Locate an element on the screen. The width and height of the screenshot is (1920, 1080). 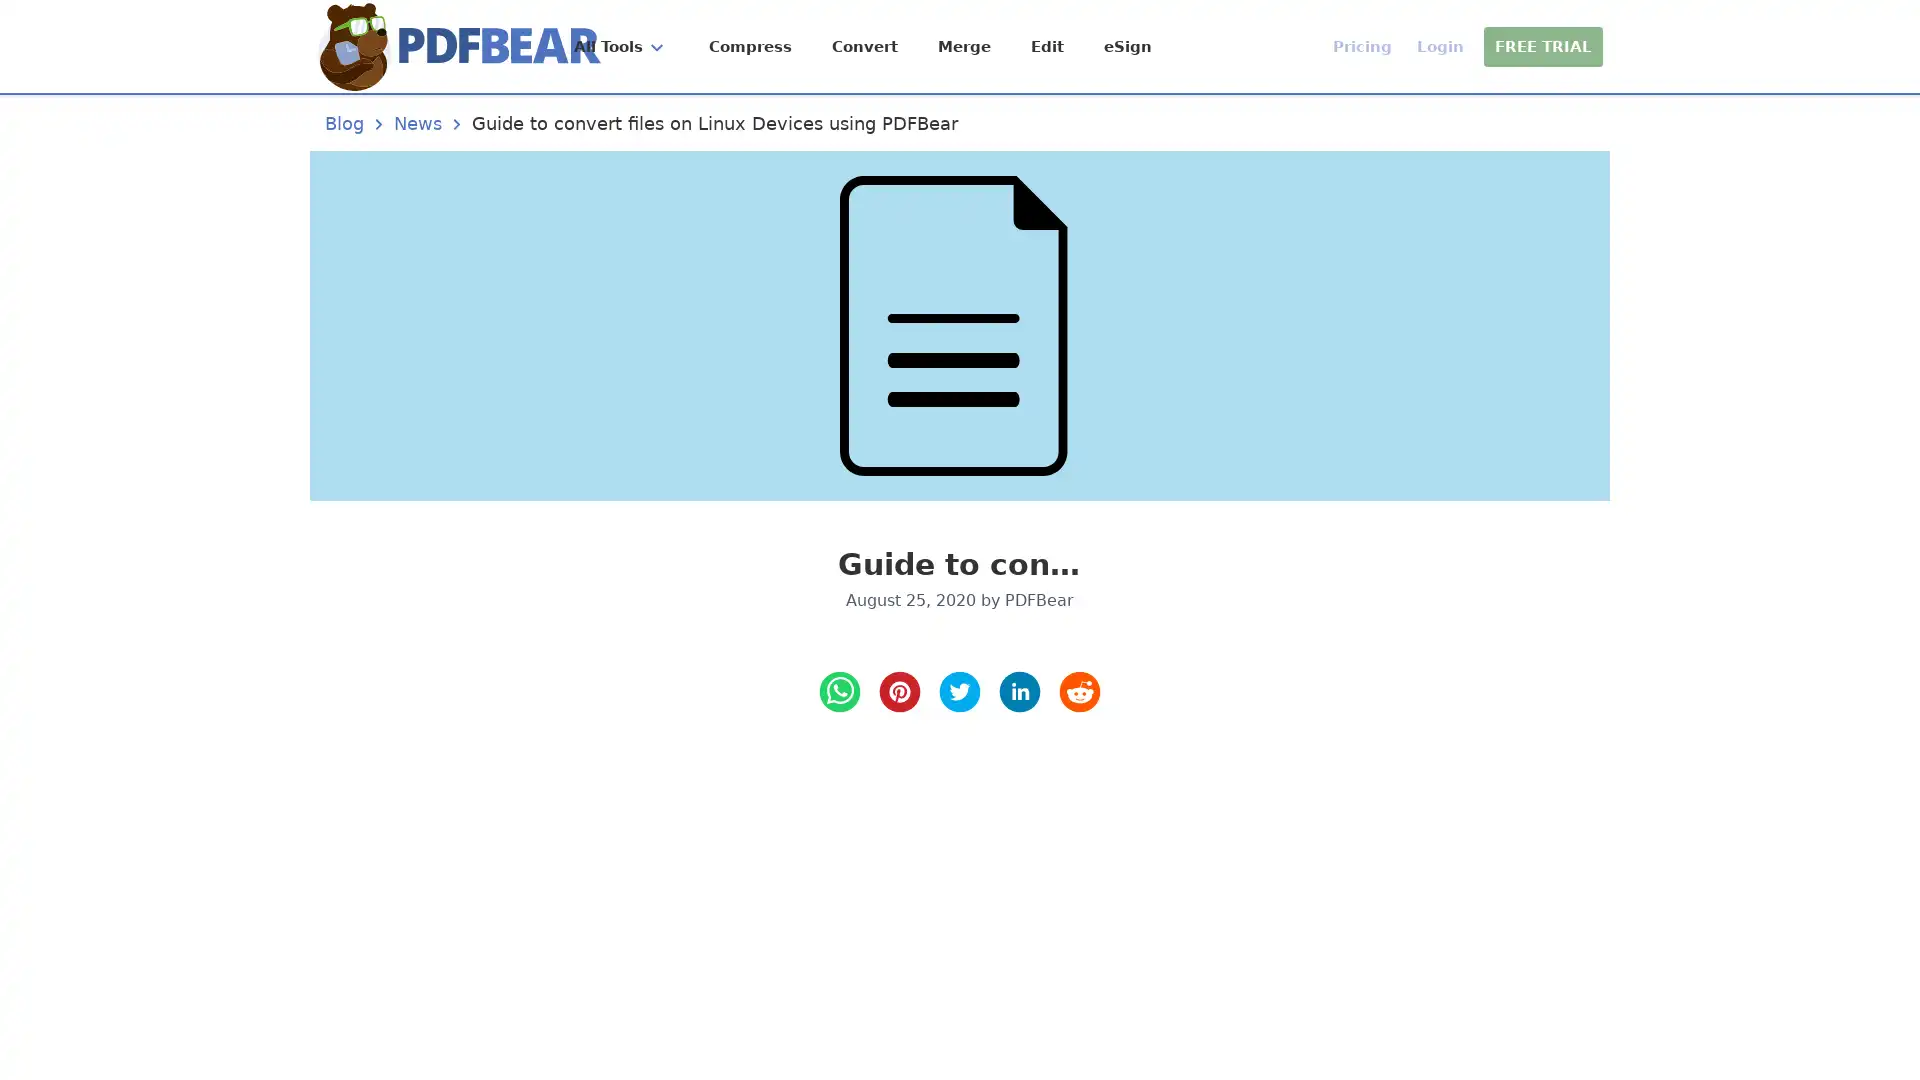
All Tools is located at coordinates (616, 45).